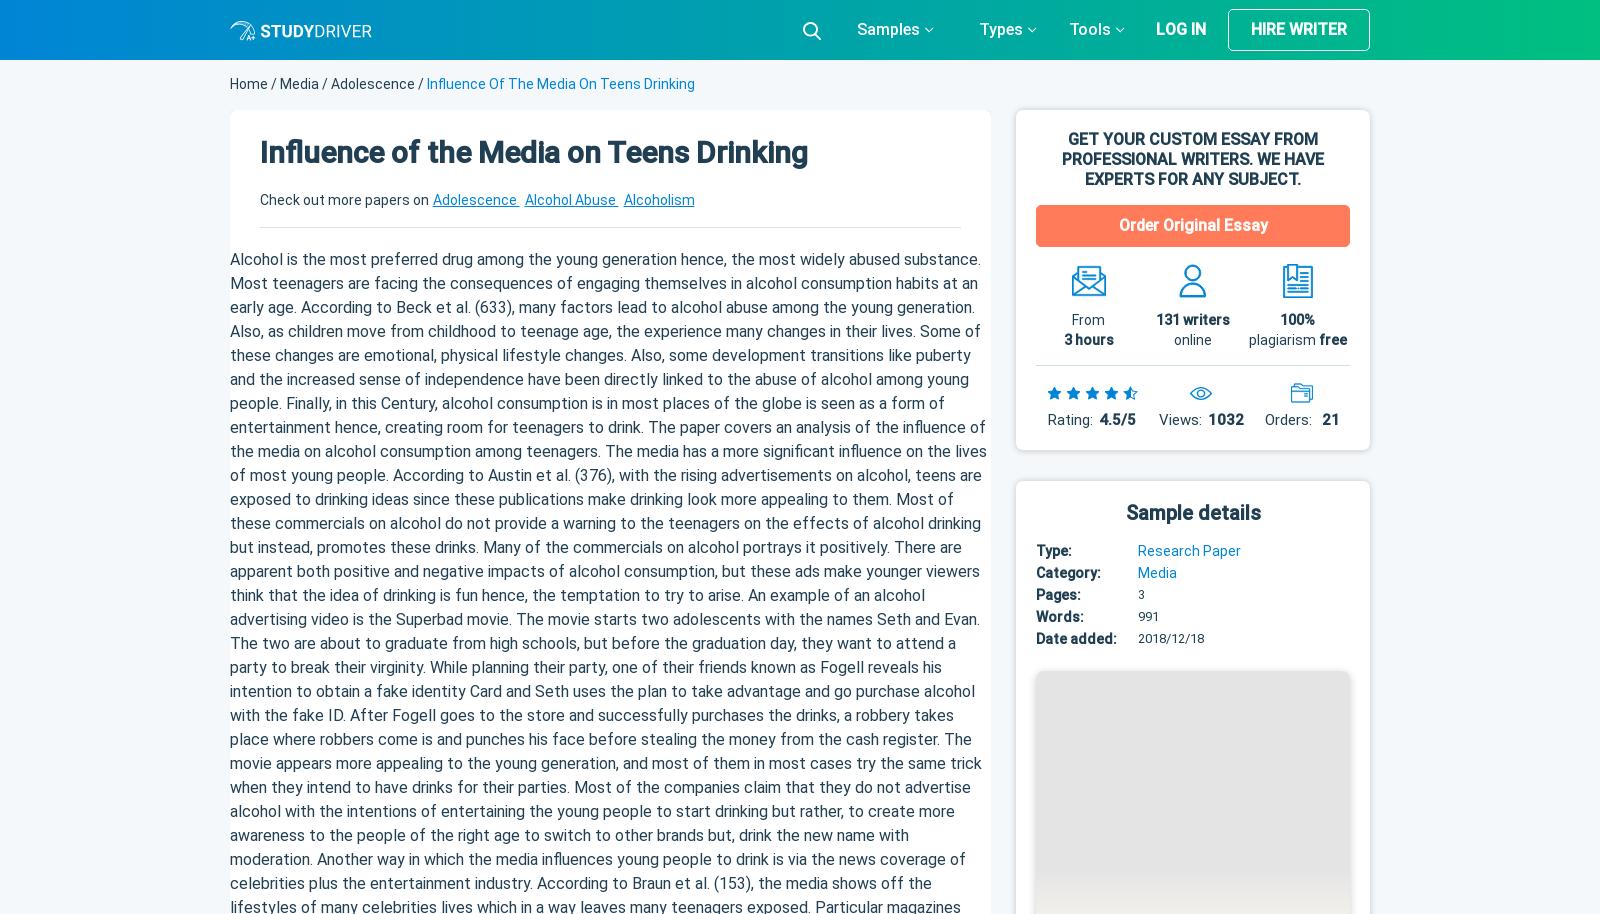  I want to click on 'Home', so click(250, 82).